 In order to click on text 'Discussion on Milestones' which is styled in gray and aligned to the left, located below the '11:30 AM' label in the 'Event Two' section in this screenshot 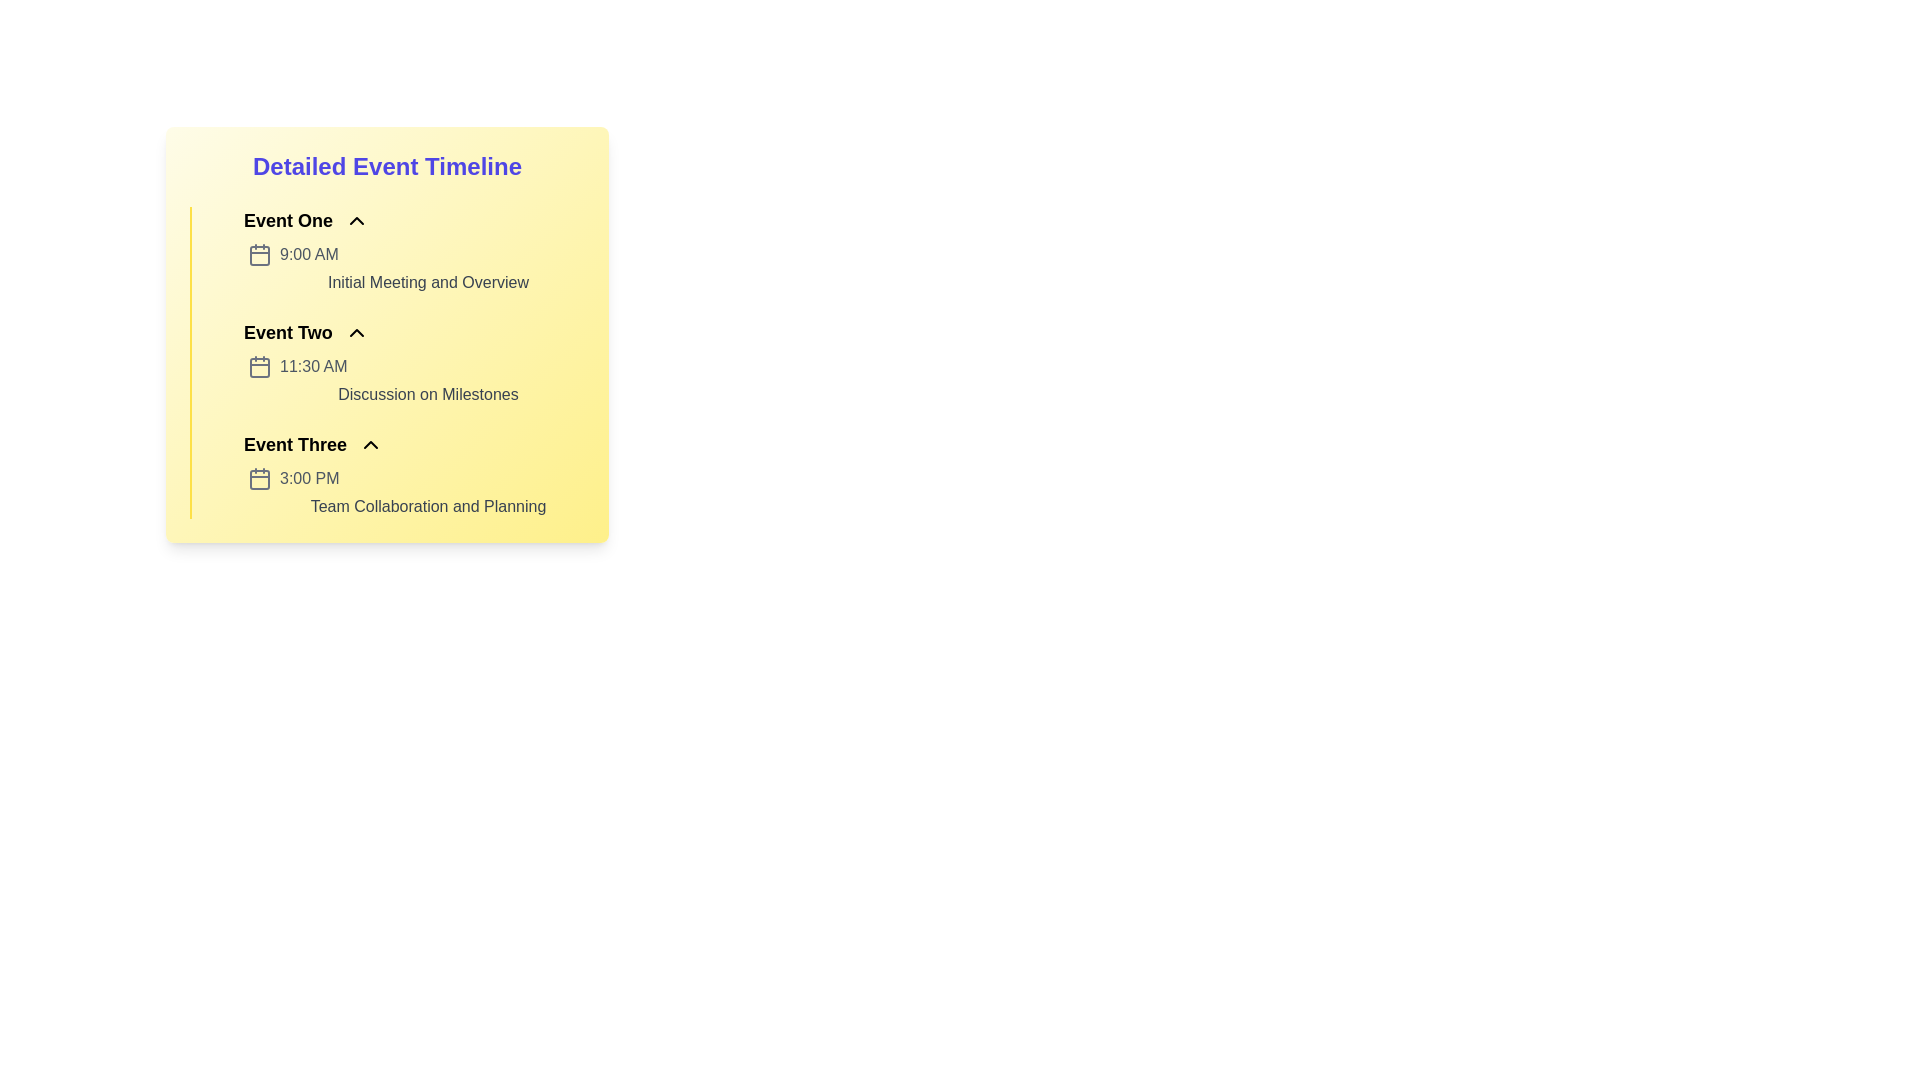, I will do `click(427, 394)`.